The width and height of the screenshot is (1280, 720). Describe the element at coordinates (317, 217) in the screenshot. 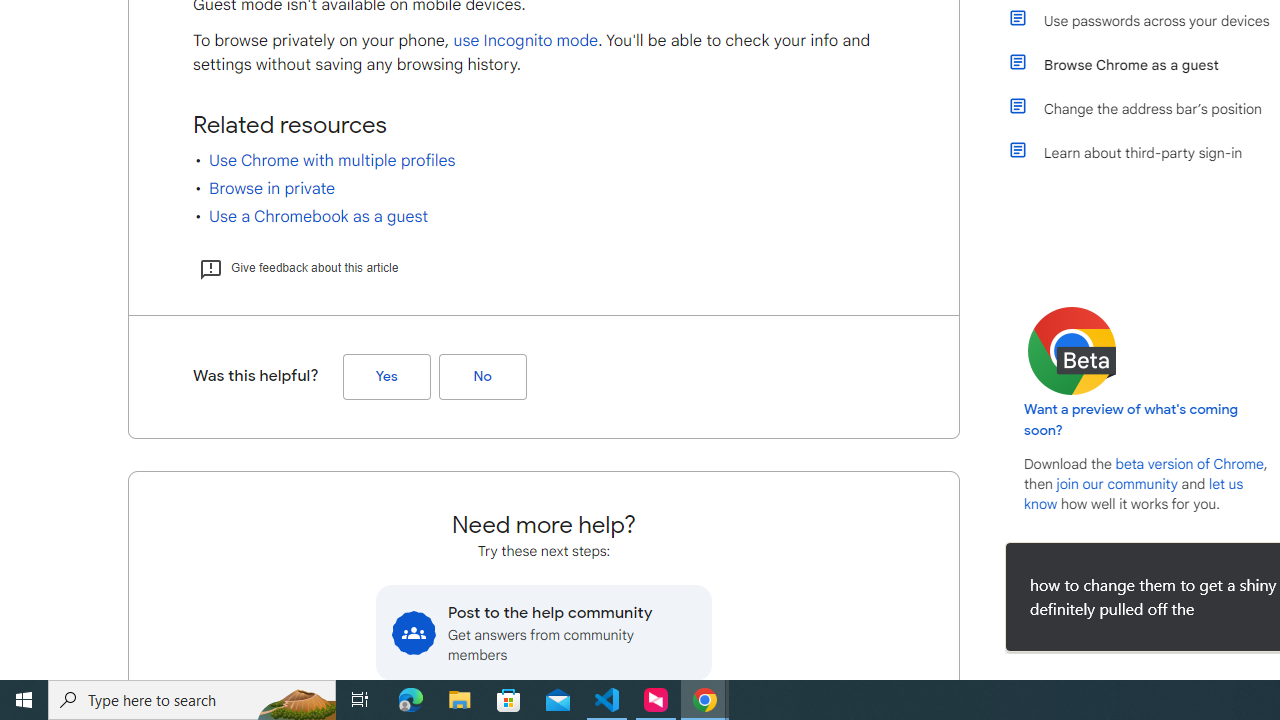

I see `'Use a Chromebook as a guest'` at that location.